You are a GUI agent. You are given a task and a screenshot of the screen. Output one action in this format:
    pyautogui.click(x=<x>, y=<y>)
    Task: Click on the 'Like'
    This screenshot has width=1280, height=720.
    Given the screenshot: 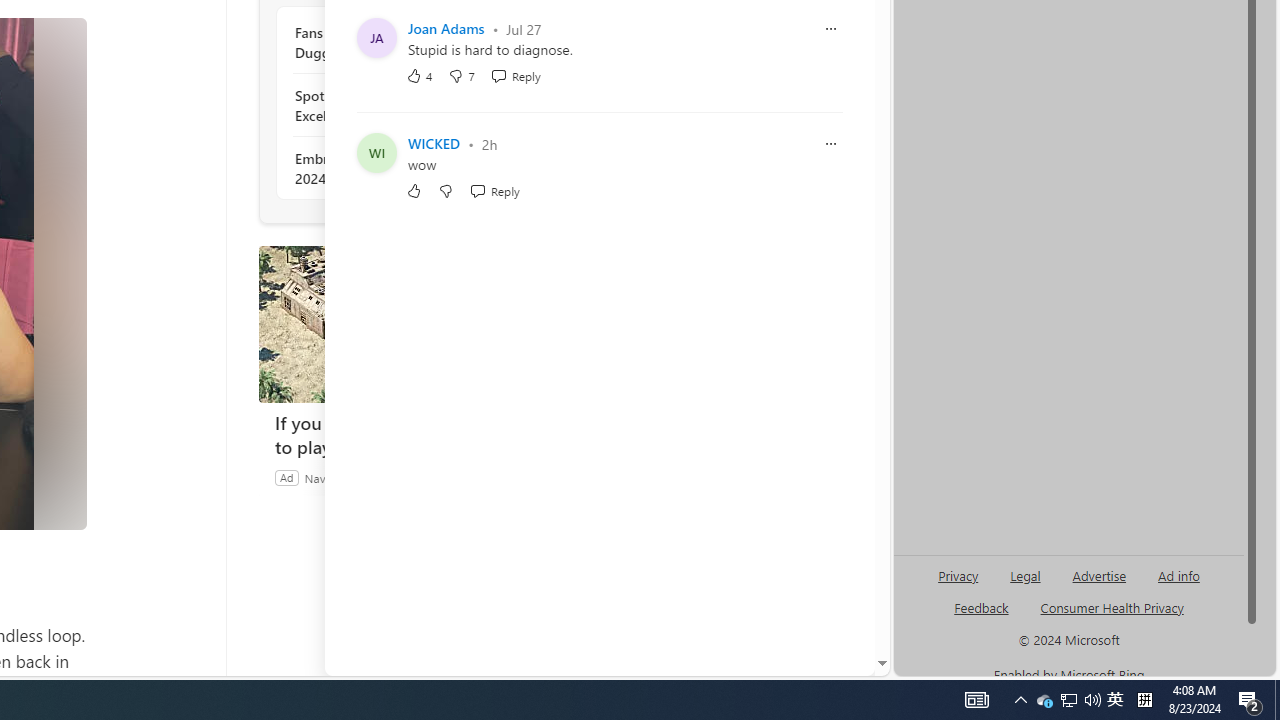 What is the action you would take?
    pyautogui.click(x=413, y=191)
    